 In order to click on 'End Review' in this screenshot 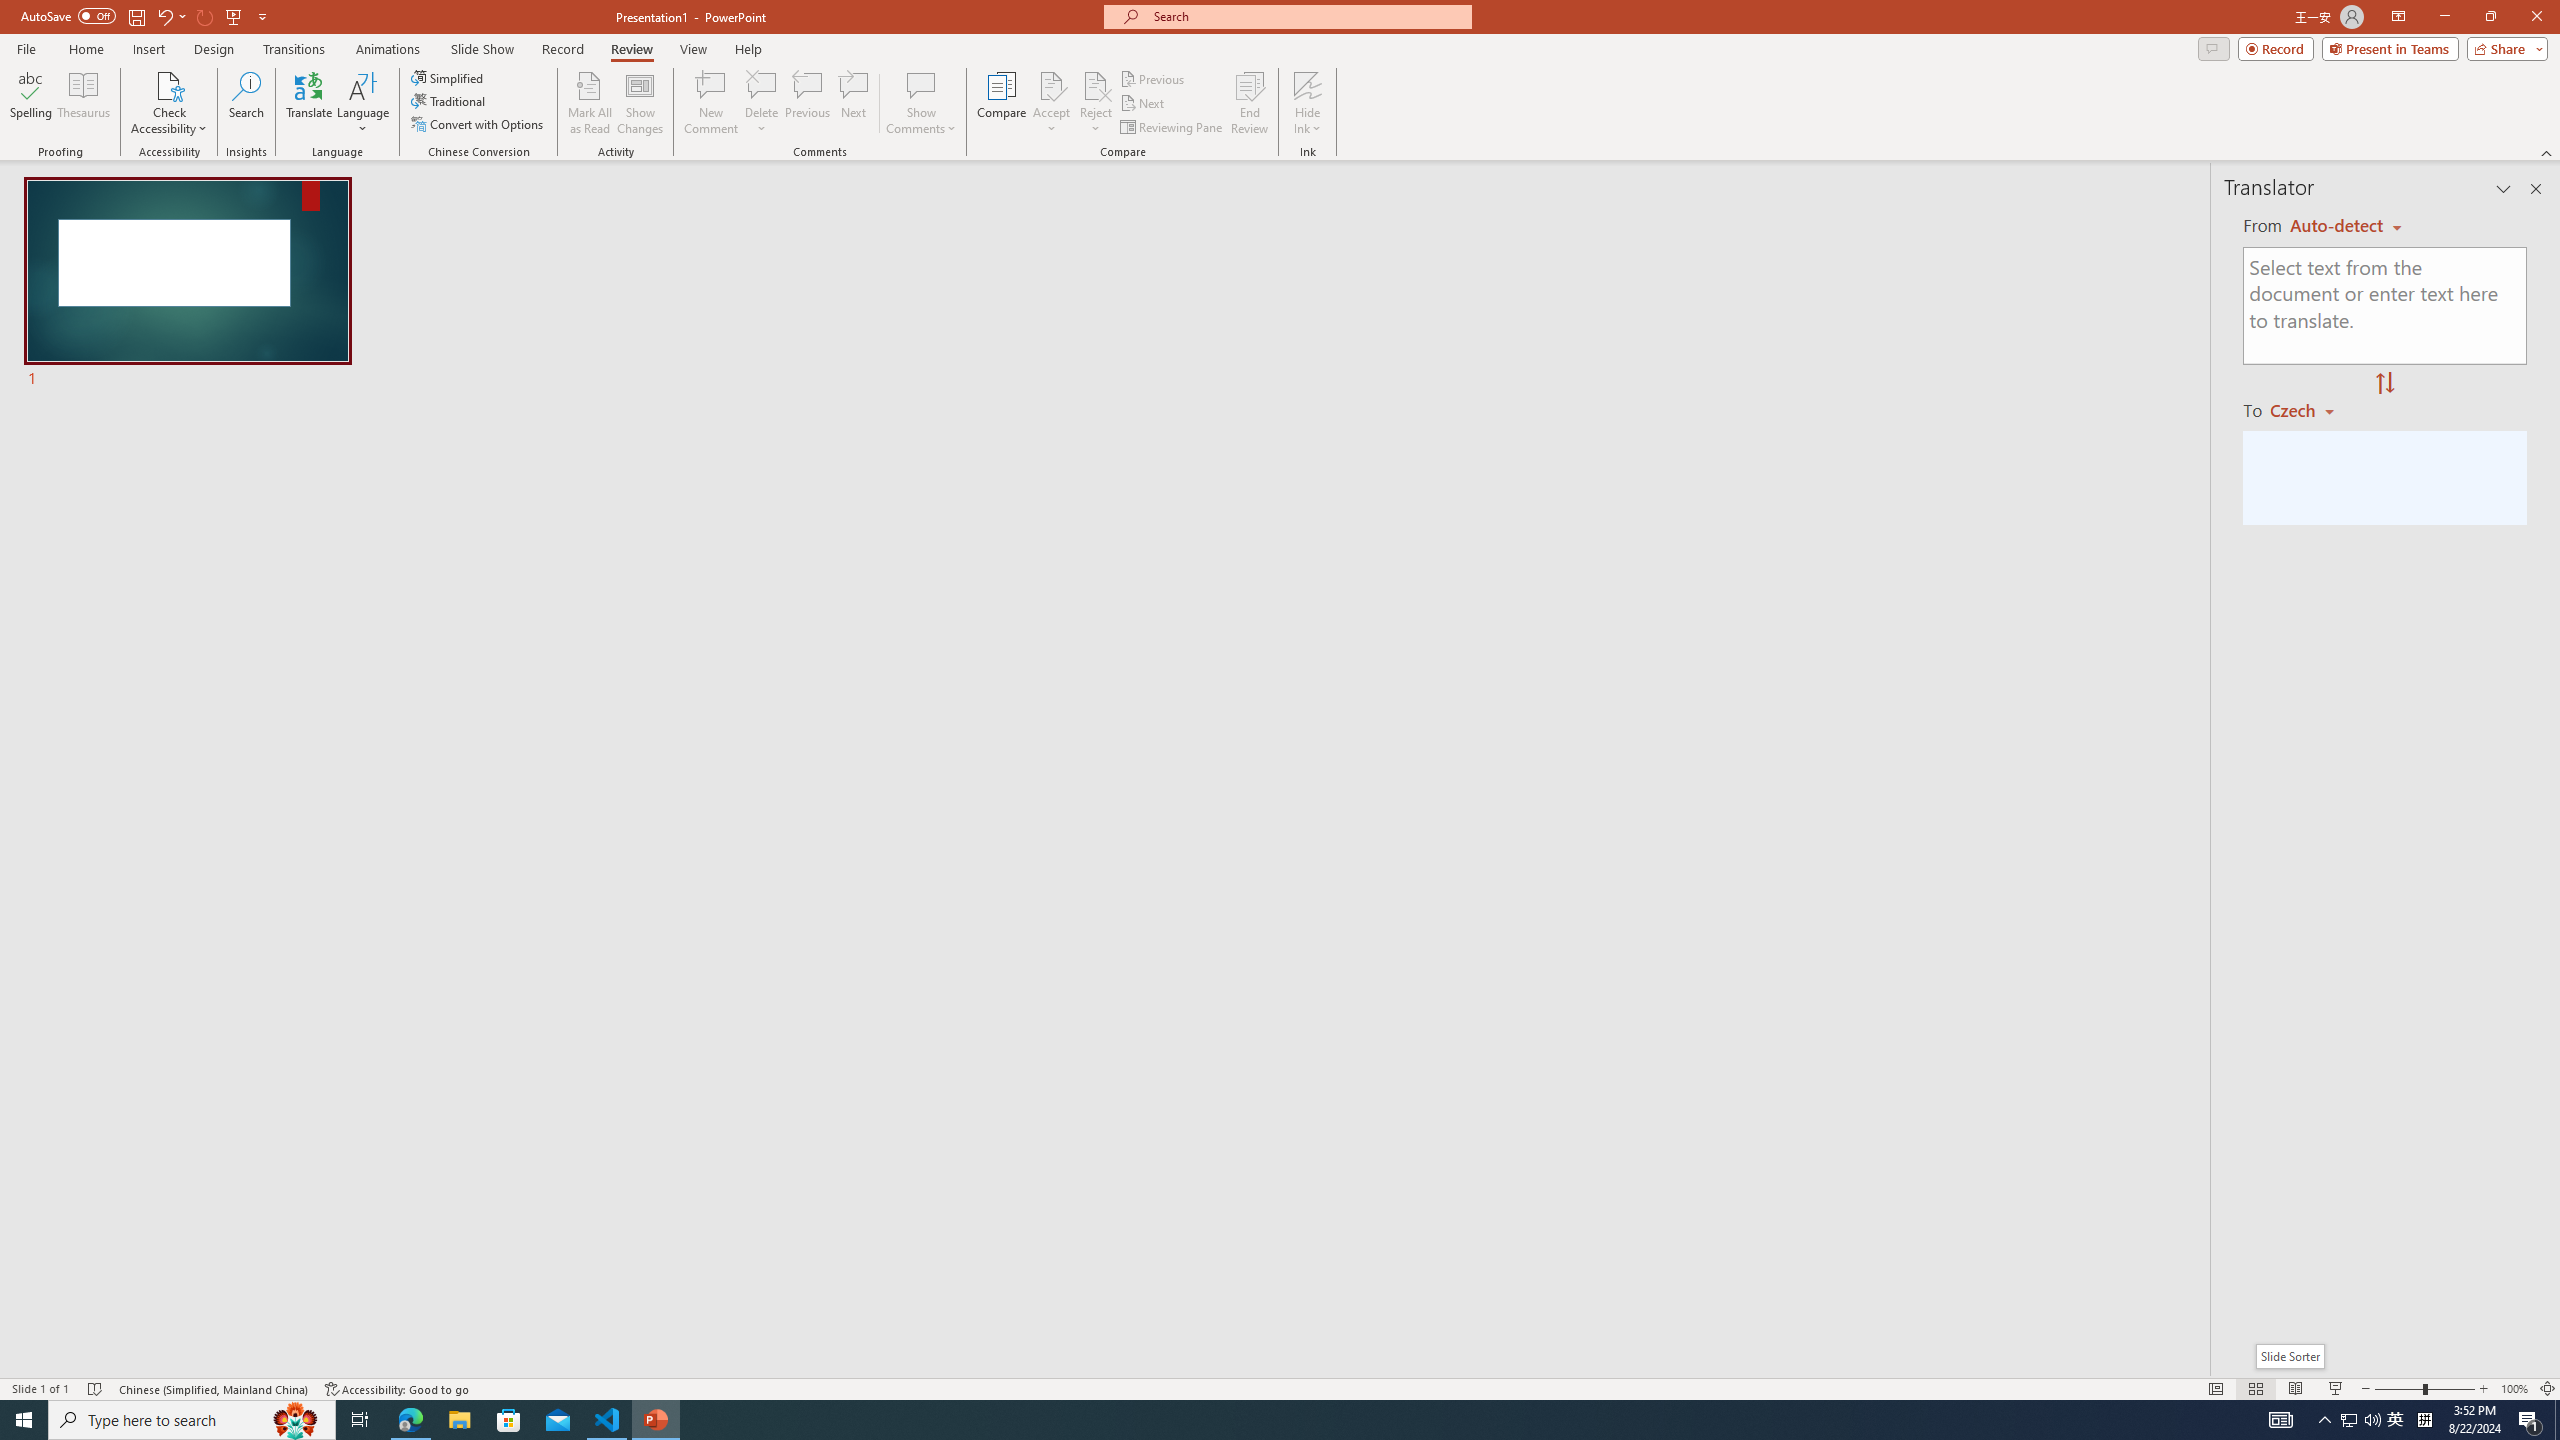, I will do `click(1248, 103)`.